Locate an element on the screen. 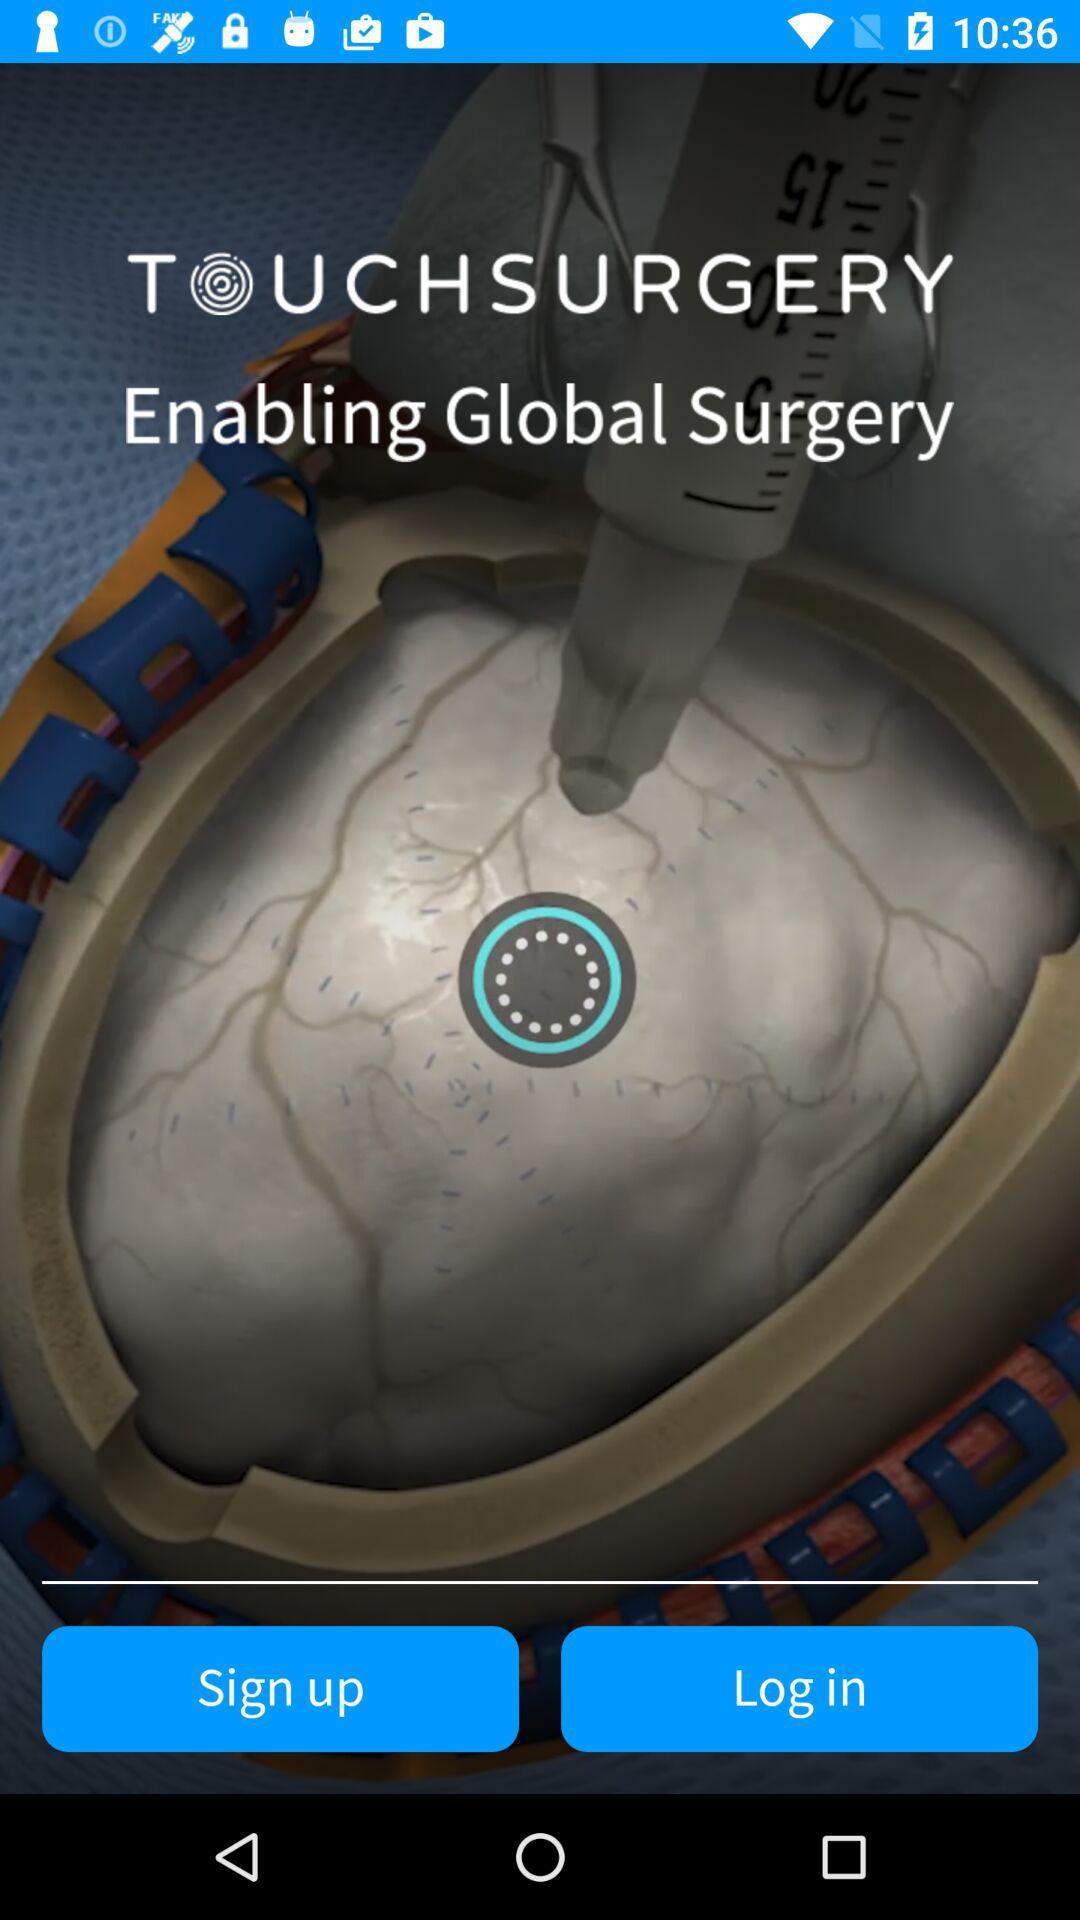  log in is located at coordinates (798, 1688).